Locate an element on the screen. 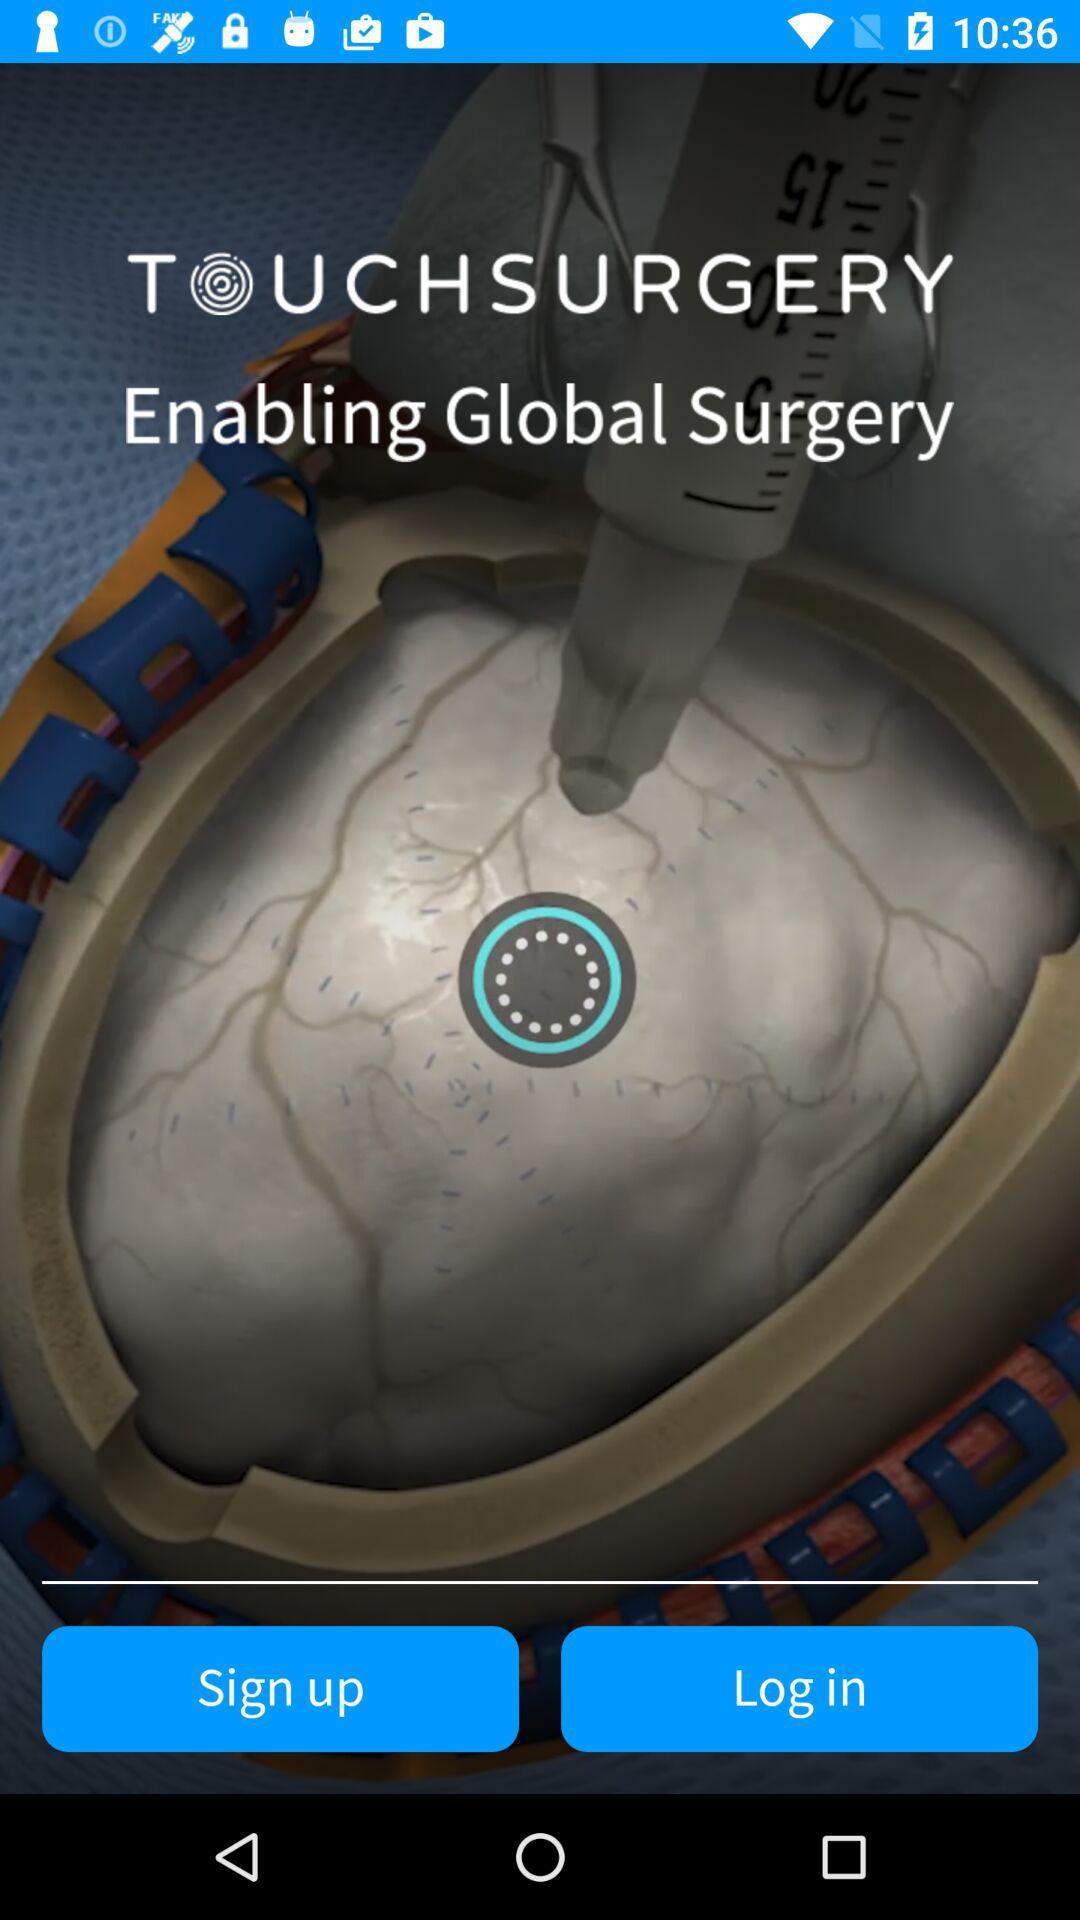  log in is located at coordinates (798, 1688).